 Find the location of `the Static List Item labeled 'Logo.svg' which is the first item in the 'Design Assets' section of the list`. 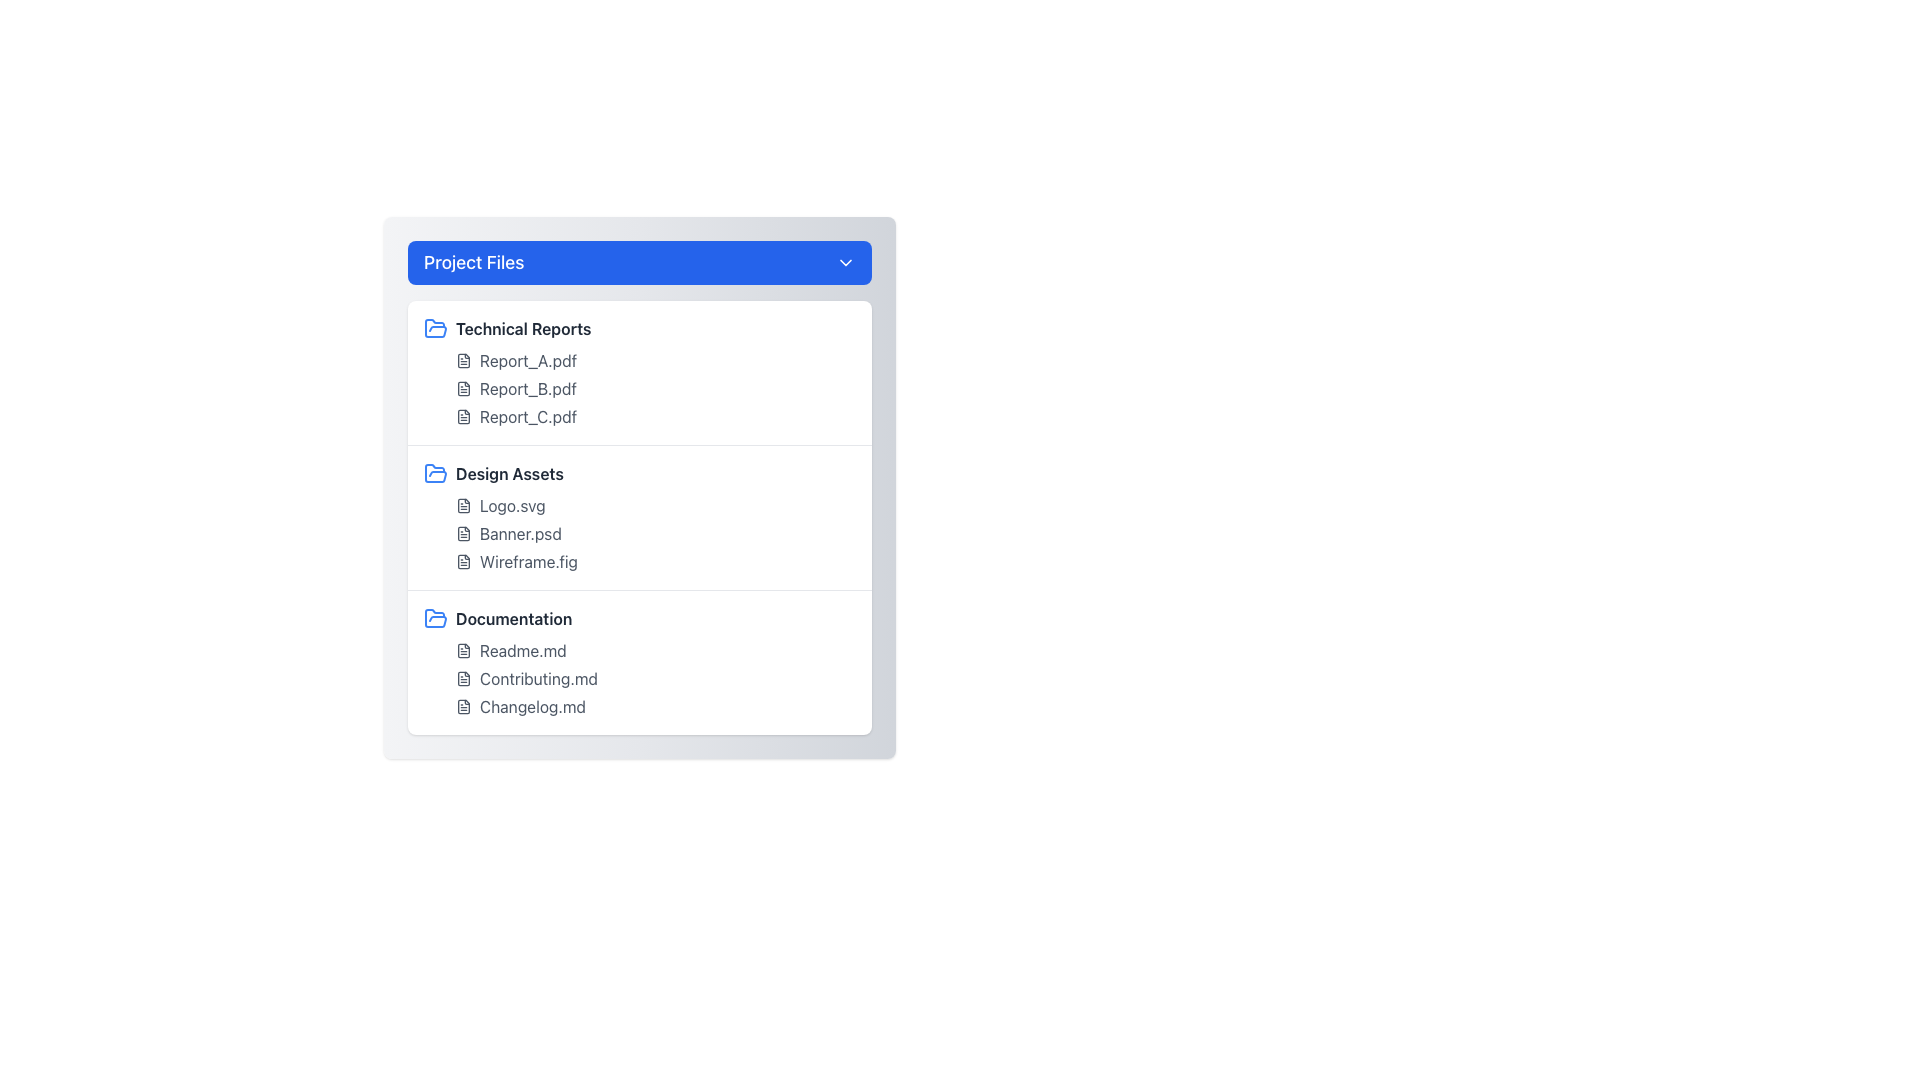

the Static List Item labeled 'Logo.svg' which is the first item in the 'Design Assets' section of the list is located at coordinates (656, 504).